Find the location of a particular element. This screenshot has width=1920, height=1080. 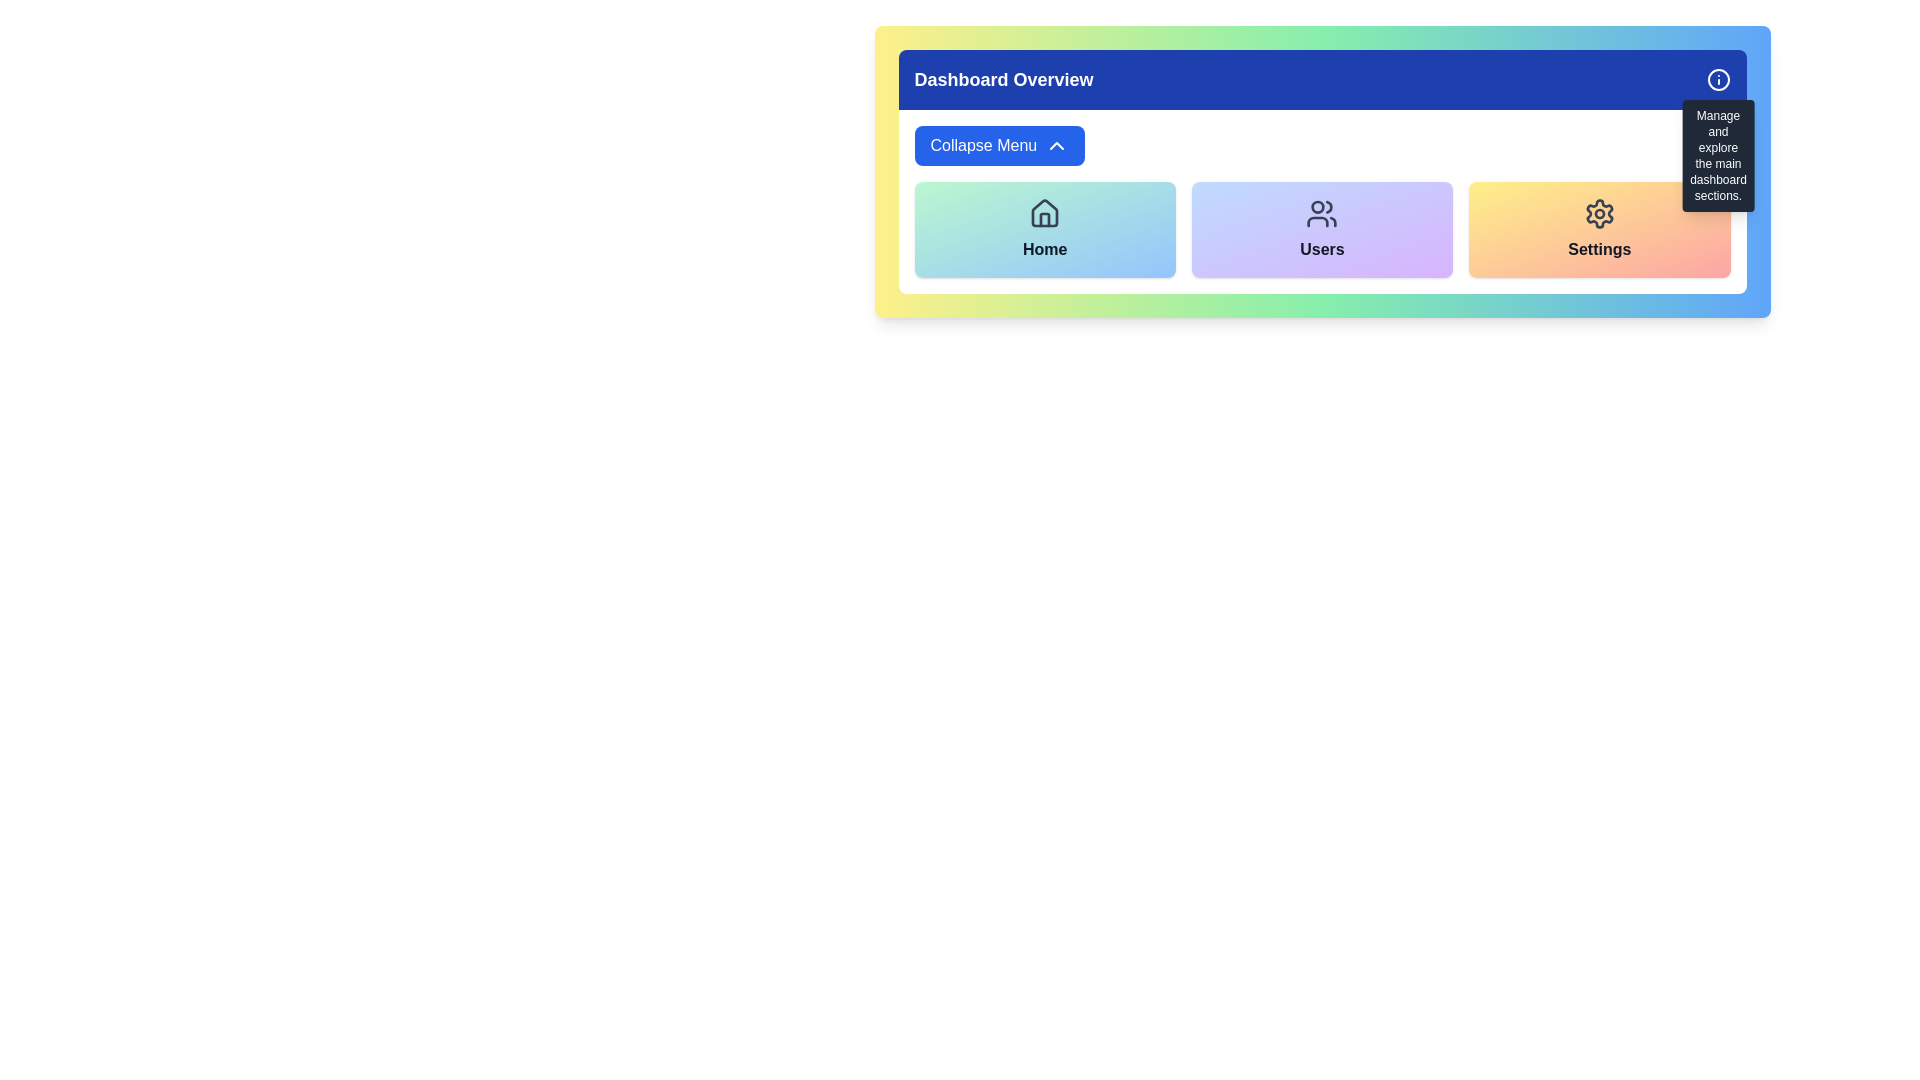

the third button in the grid layout that opens the 'Settings' section is located at coordinates (1598, 229).